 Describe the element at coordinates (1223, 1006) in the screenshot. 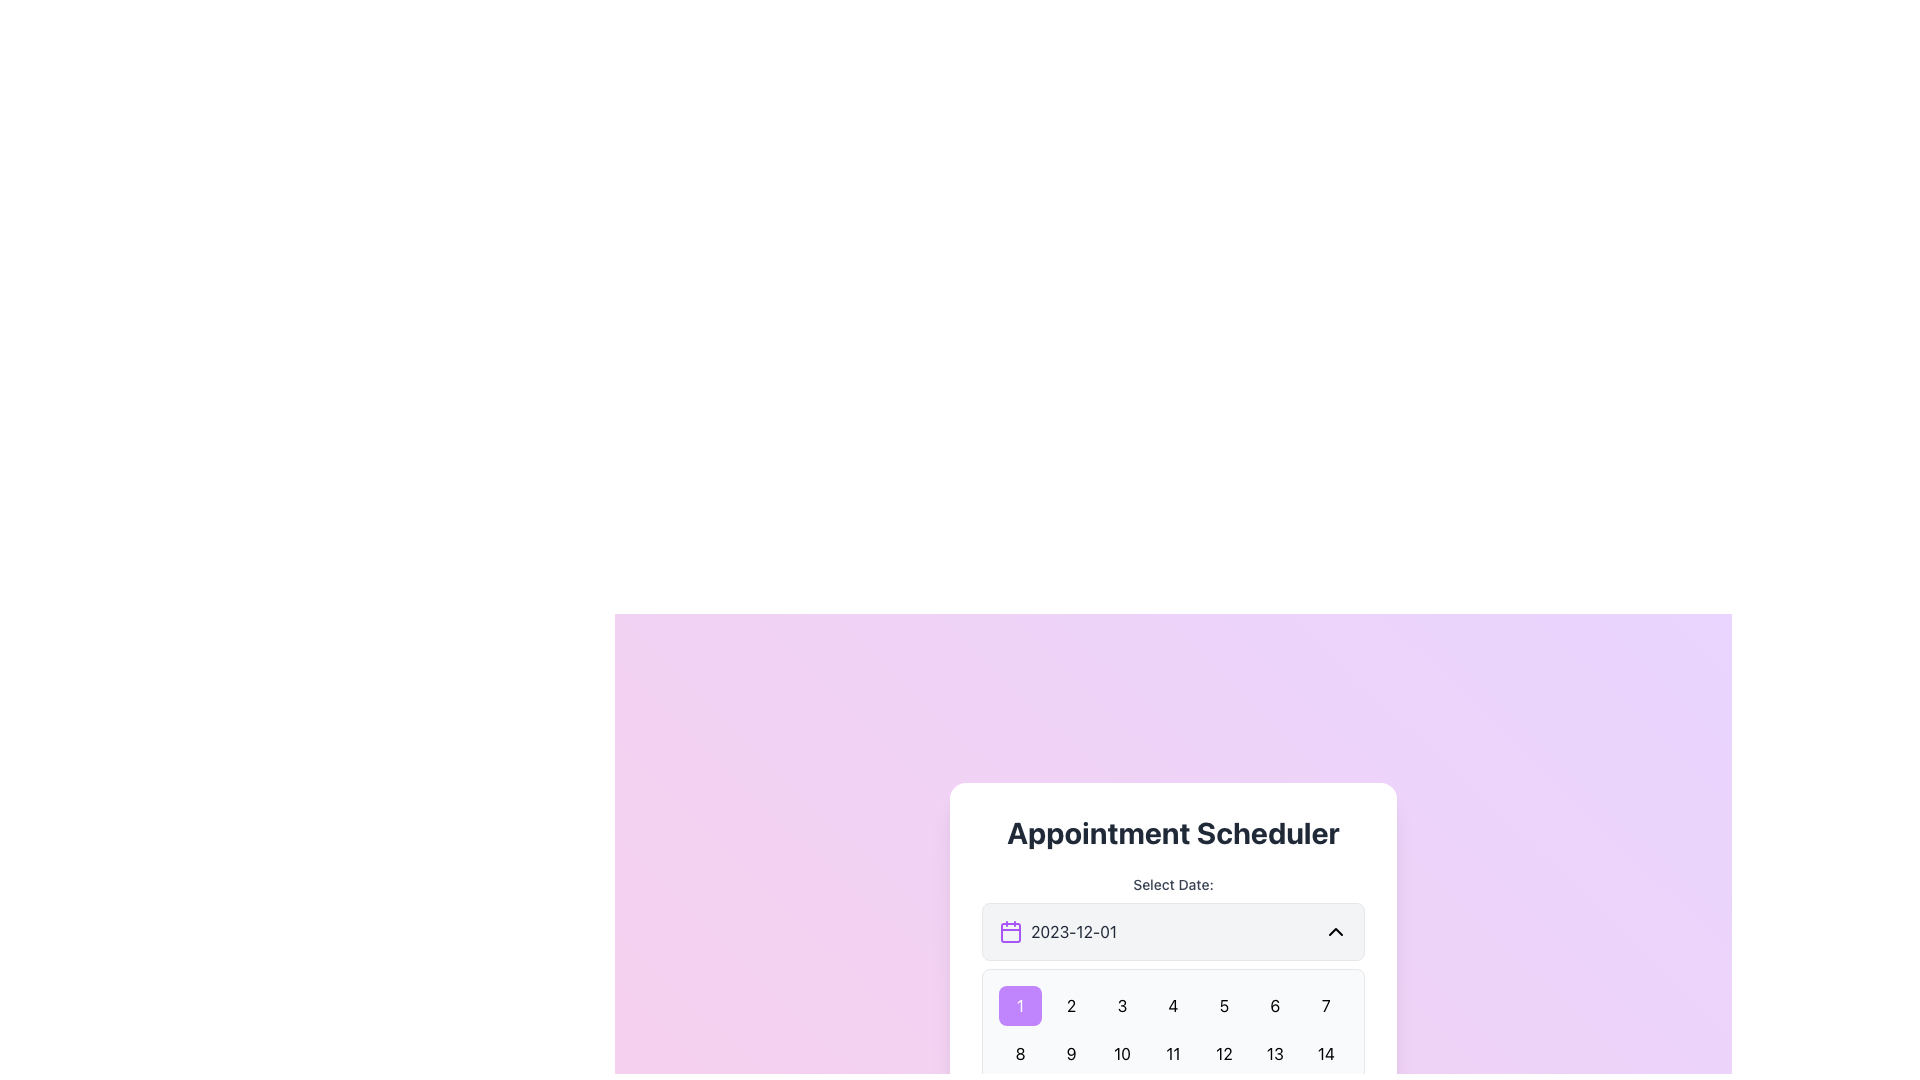

I see `the rounded rectangular button with the number '5' inside it, located in the first row and fifth column of the calendar grid under the heading 'Select Date:'` at that location.